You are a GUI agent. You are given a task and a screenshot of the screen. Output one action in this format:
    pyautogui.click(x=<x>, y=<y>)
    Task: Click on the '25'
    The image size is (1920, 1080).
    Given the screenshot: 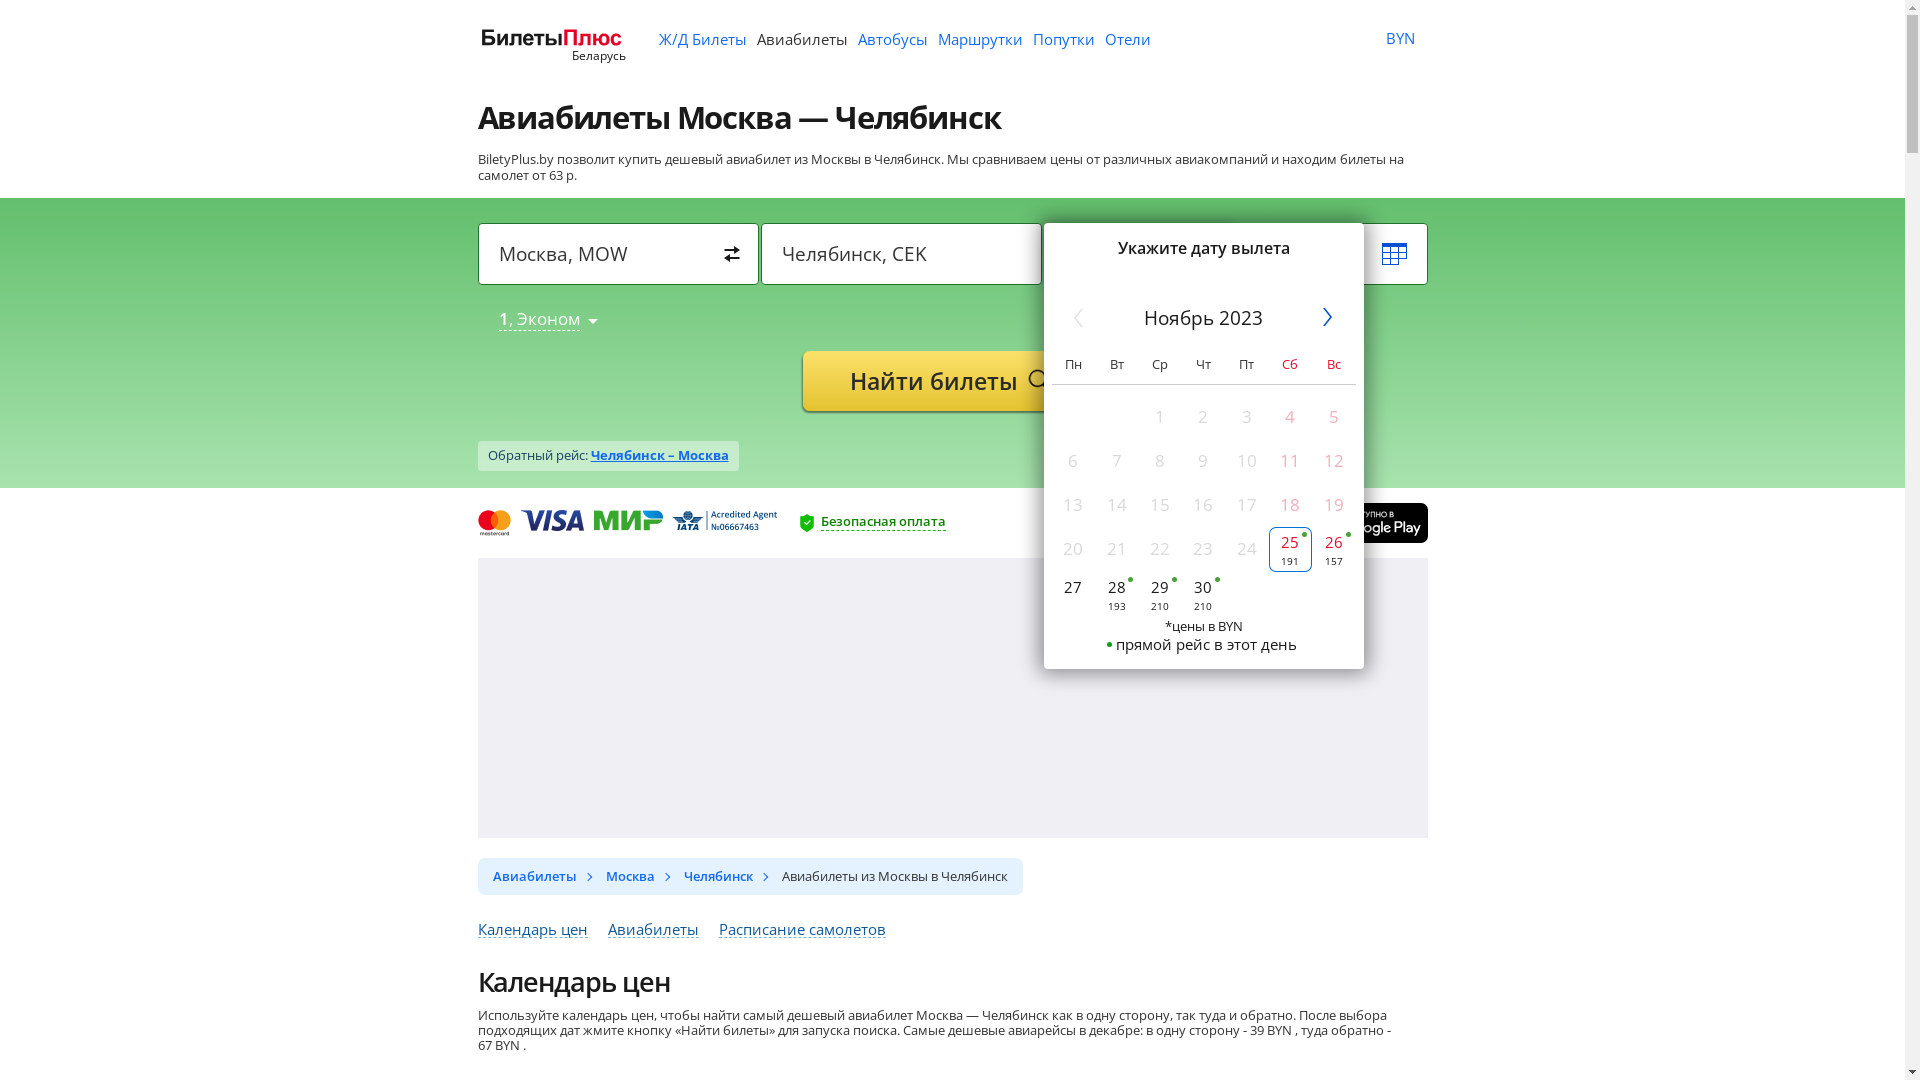 What is the action you would take?
    pyautogui.click(x=1290, y=549)
    